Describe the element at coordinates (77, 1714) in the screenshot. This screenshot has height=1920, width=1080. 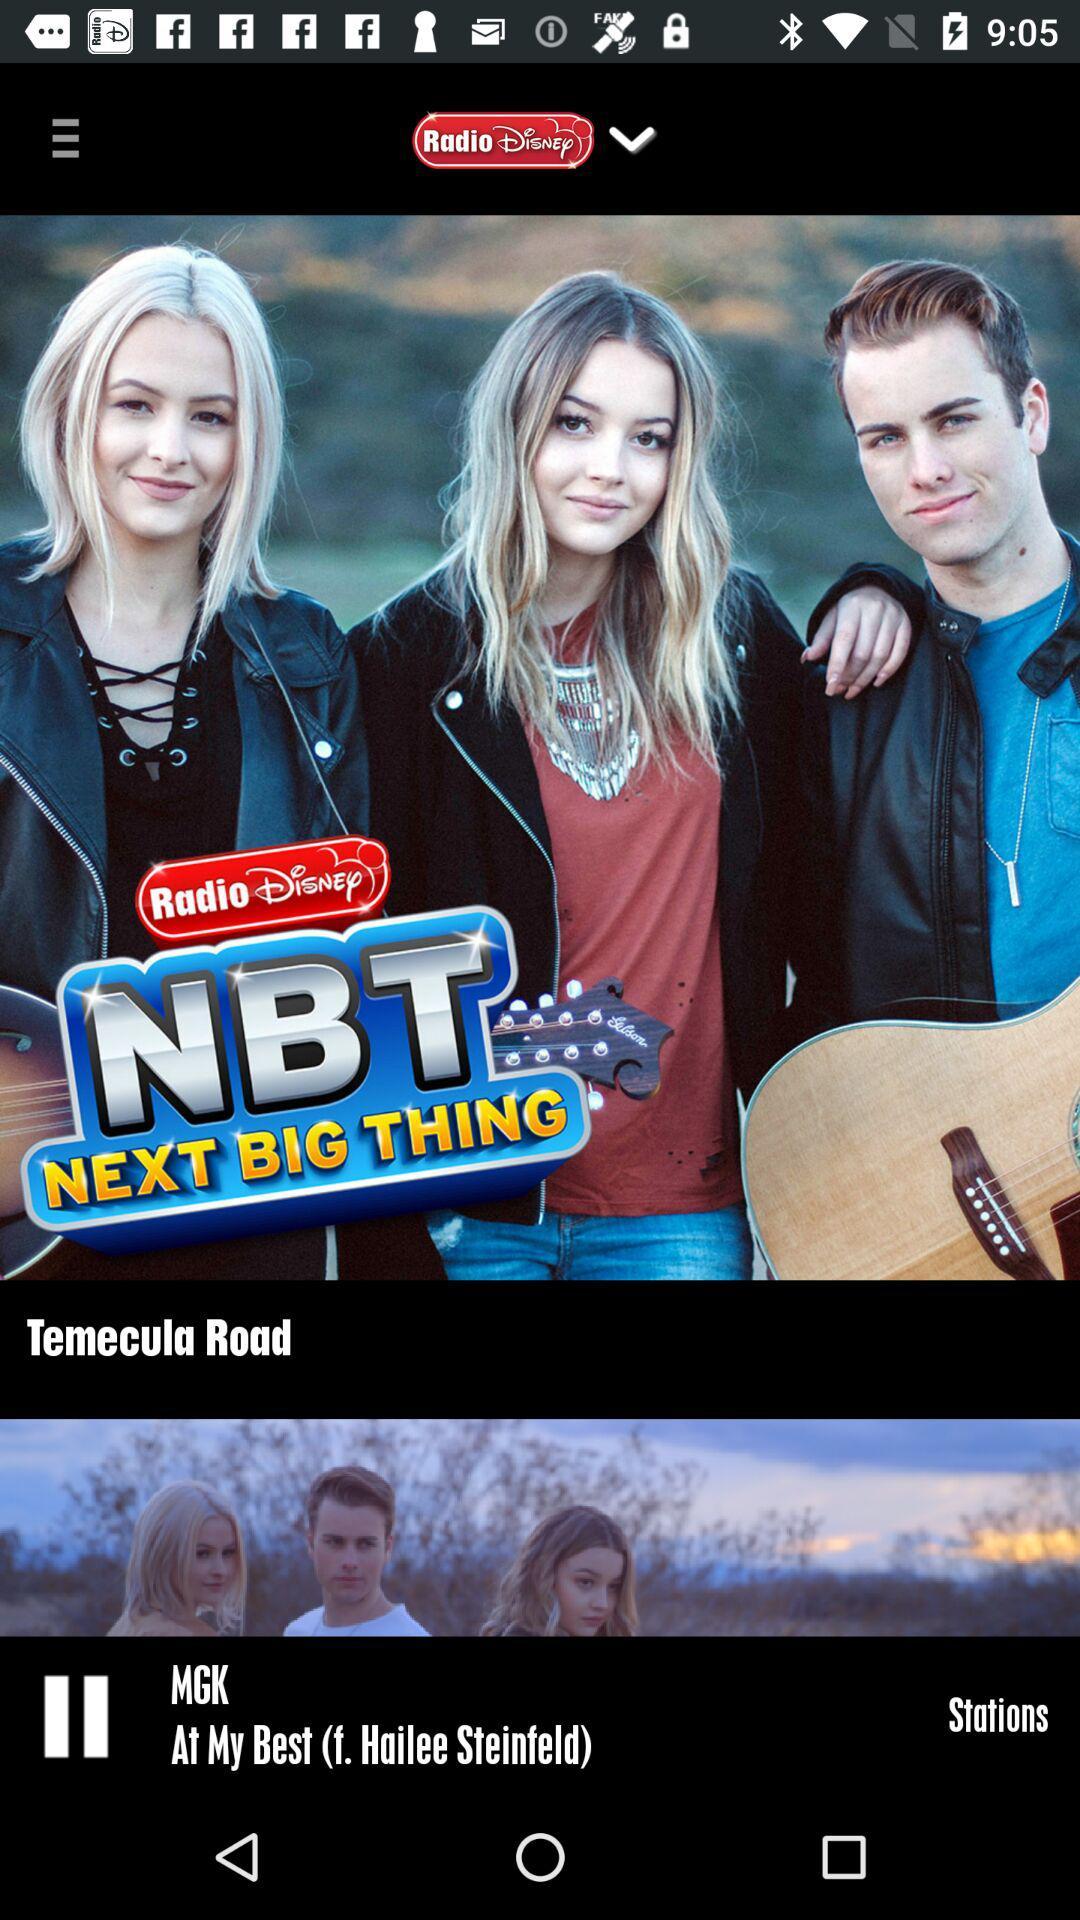
I see `stop playing` at that location.